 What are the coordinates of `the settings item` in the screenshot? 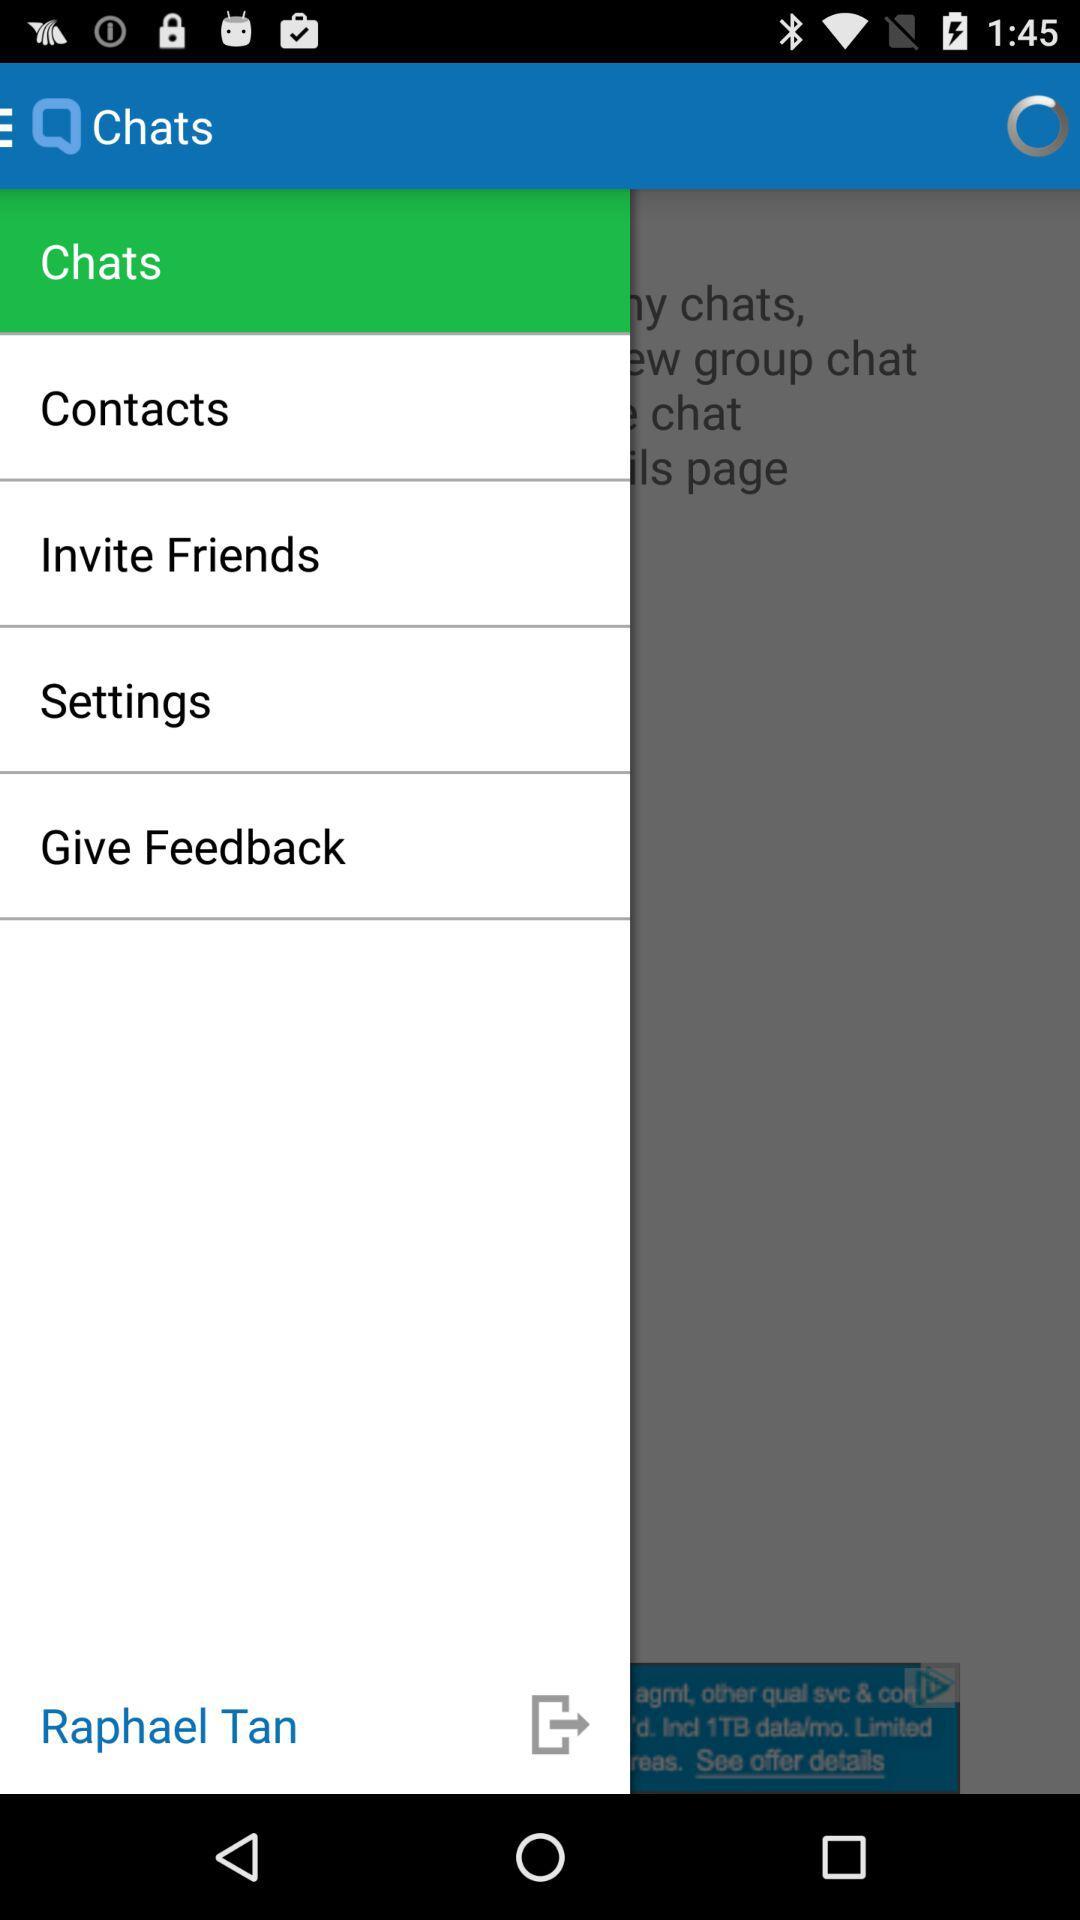 It's located at (125, 699).